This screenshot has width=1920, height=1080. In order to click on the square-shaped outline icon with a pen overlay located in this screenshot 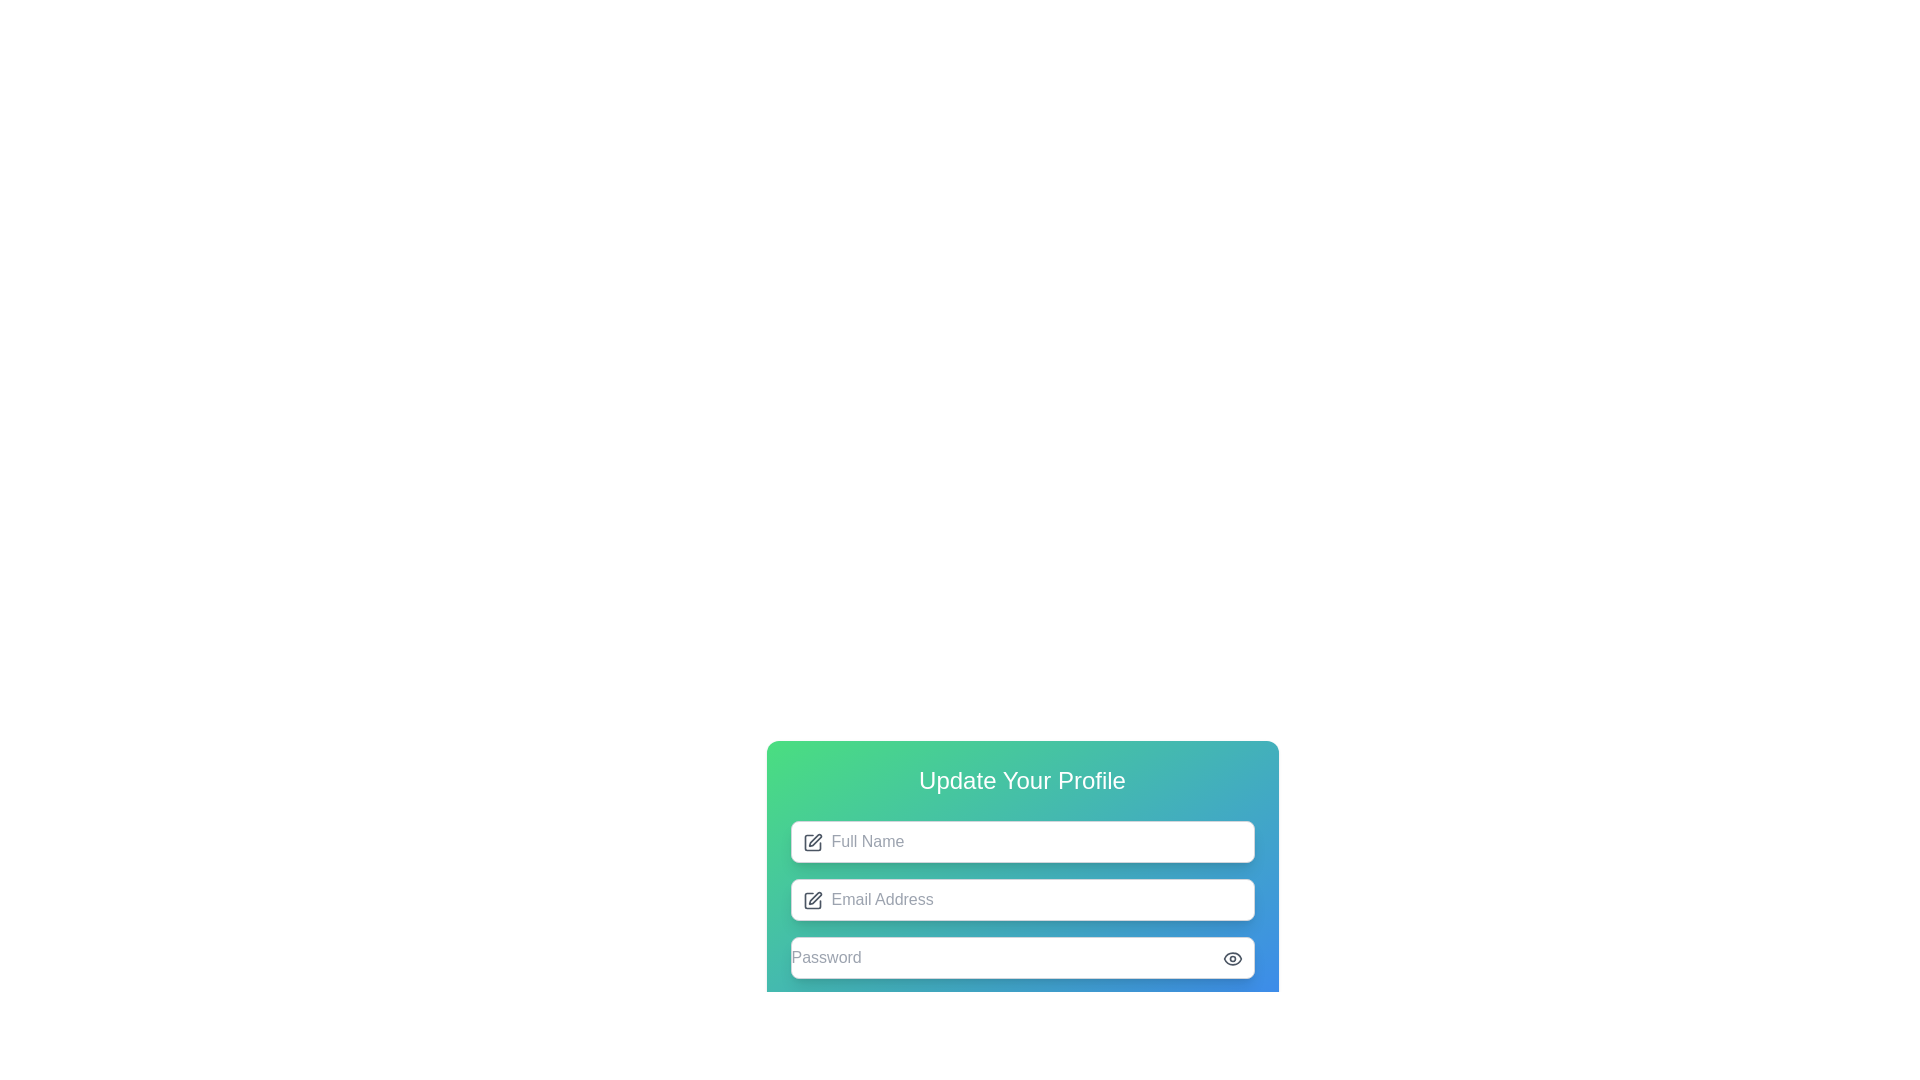, I will do `click(812, 843)`.